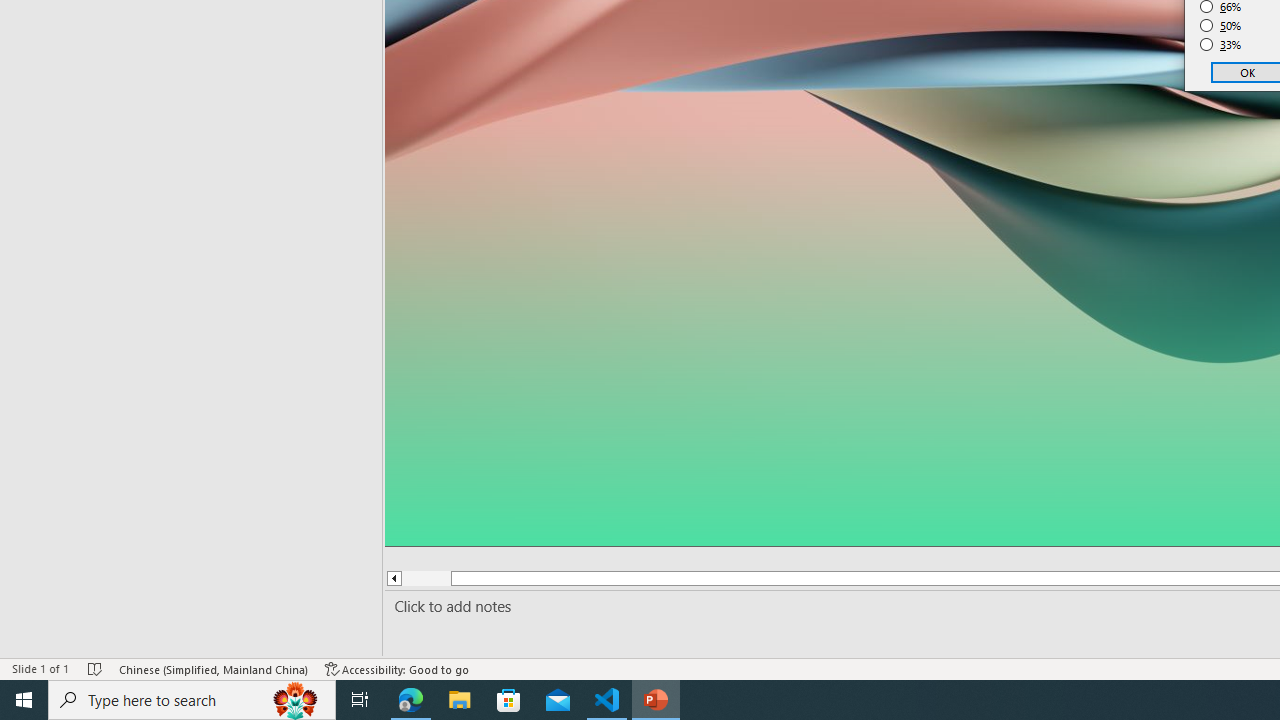  What do you see at coordinates (656, 698) in the screenshot?
I see `'PowerPoint - 1 running window'` at bounding box center [656, 698].